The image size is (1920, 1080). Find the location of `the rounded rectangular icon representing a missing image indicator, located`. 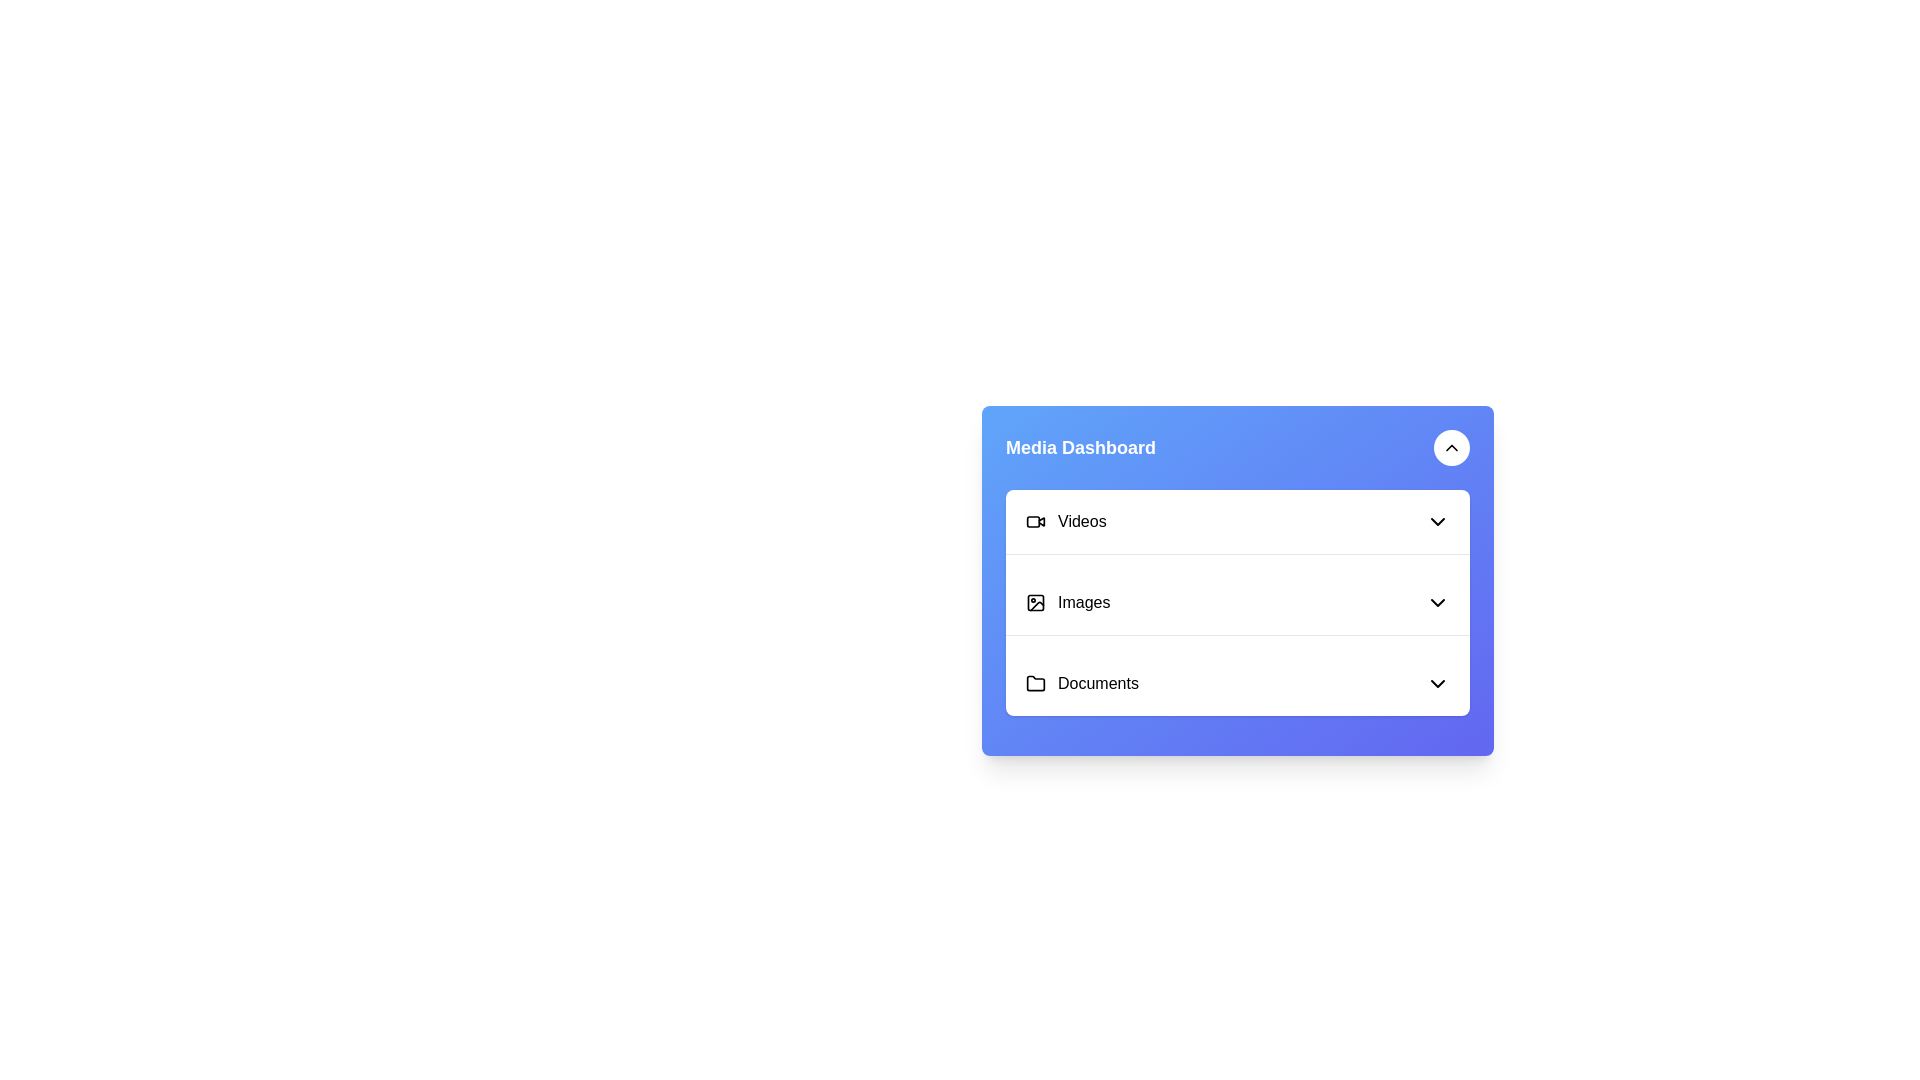

the rounded rectangular icon representing a missing image indicator, located is located at coordinates (1036, 601).